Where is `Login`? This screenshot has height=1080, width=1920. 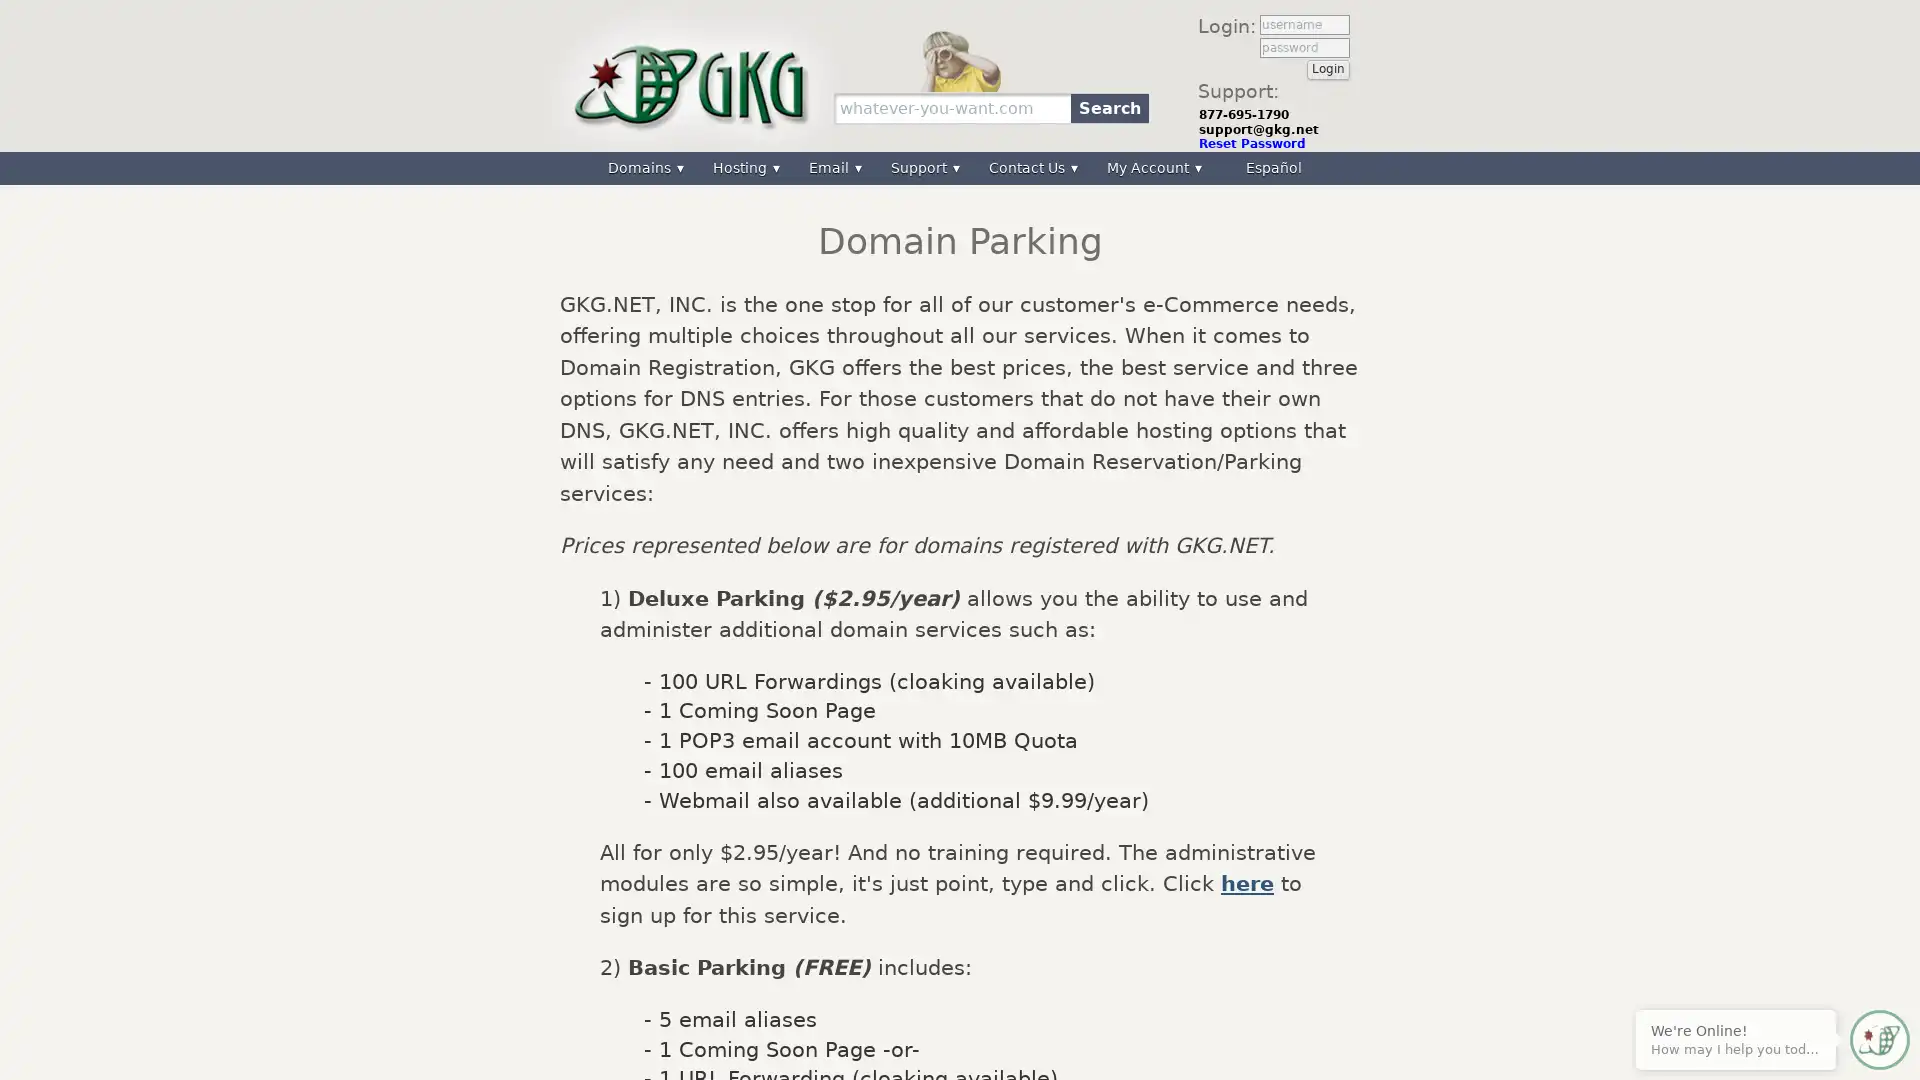 Login is located at coordinates (1328, 68).